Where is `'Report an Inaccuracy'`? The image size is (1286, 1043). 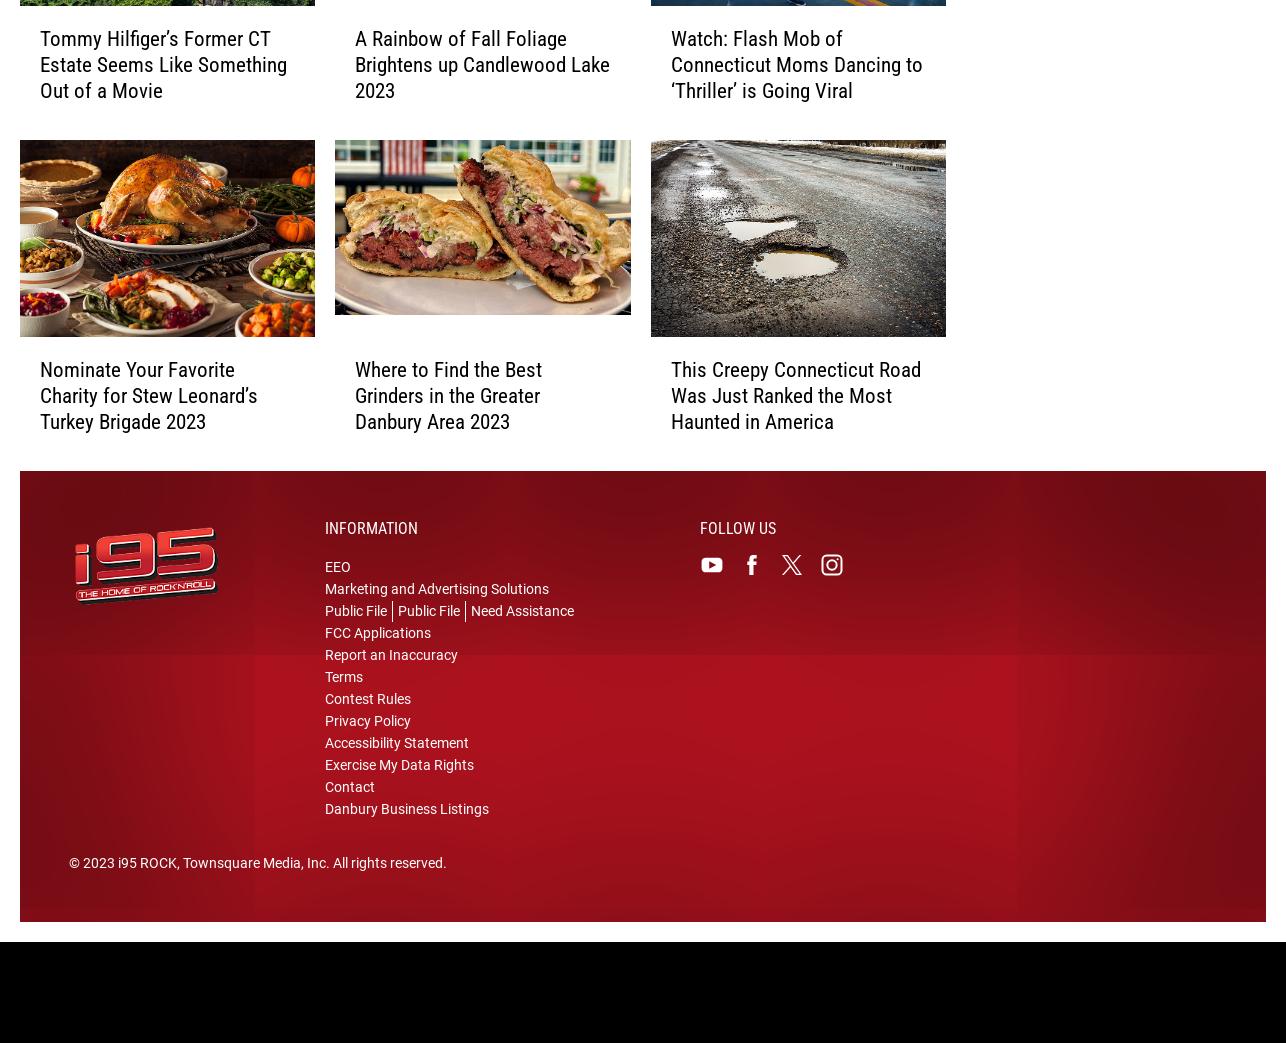 'Report an Inaccuracy' is located at coordinates (390, 667).